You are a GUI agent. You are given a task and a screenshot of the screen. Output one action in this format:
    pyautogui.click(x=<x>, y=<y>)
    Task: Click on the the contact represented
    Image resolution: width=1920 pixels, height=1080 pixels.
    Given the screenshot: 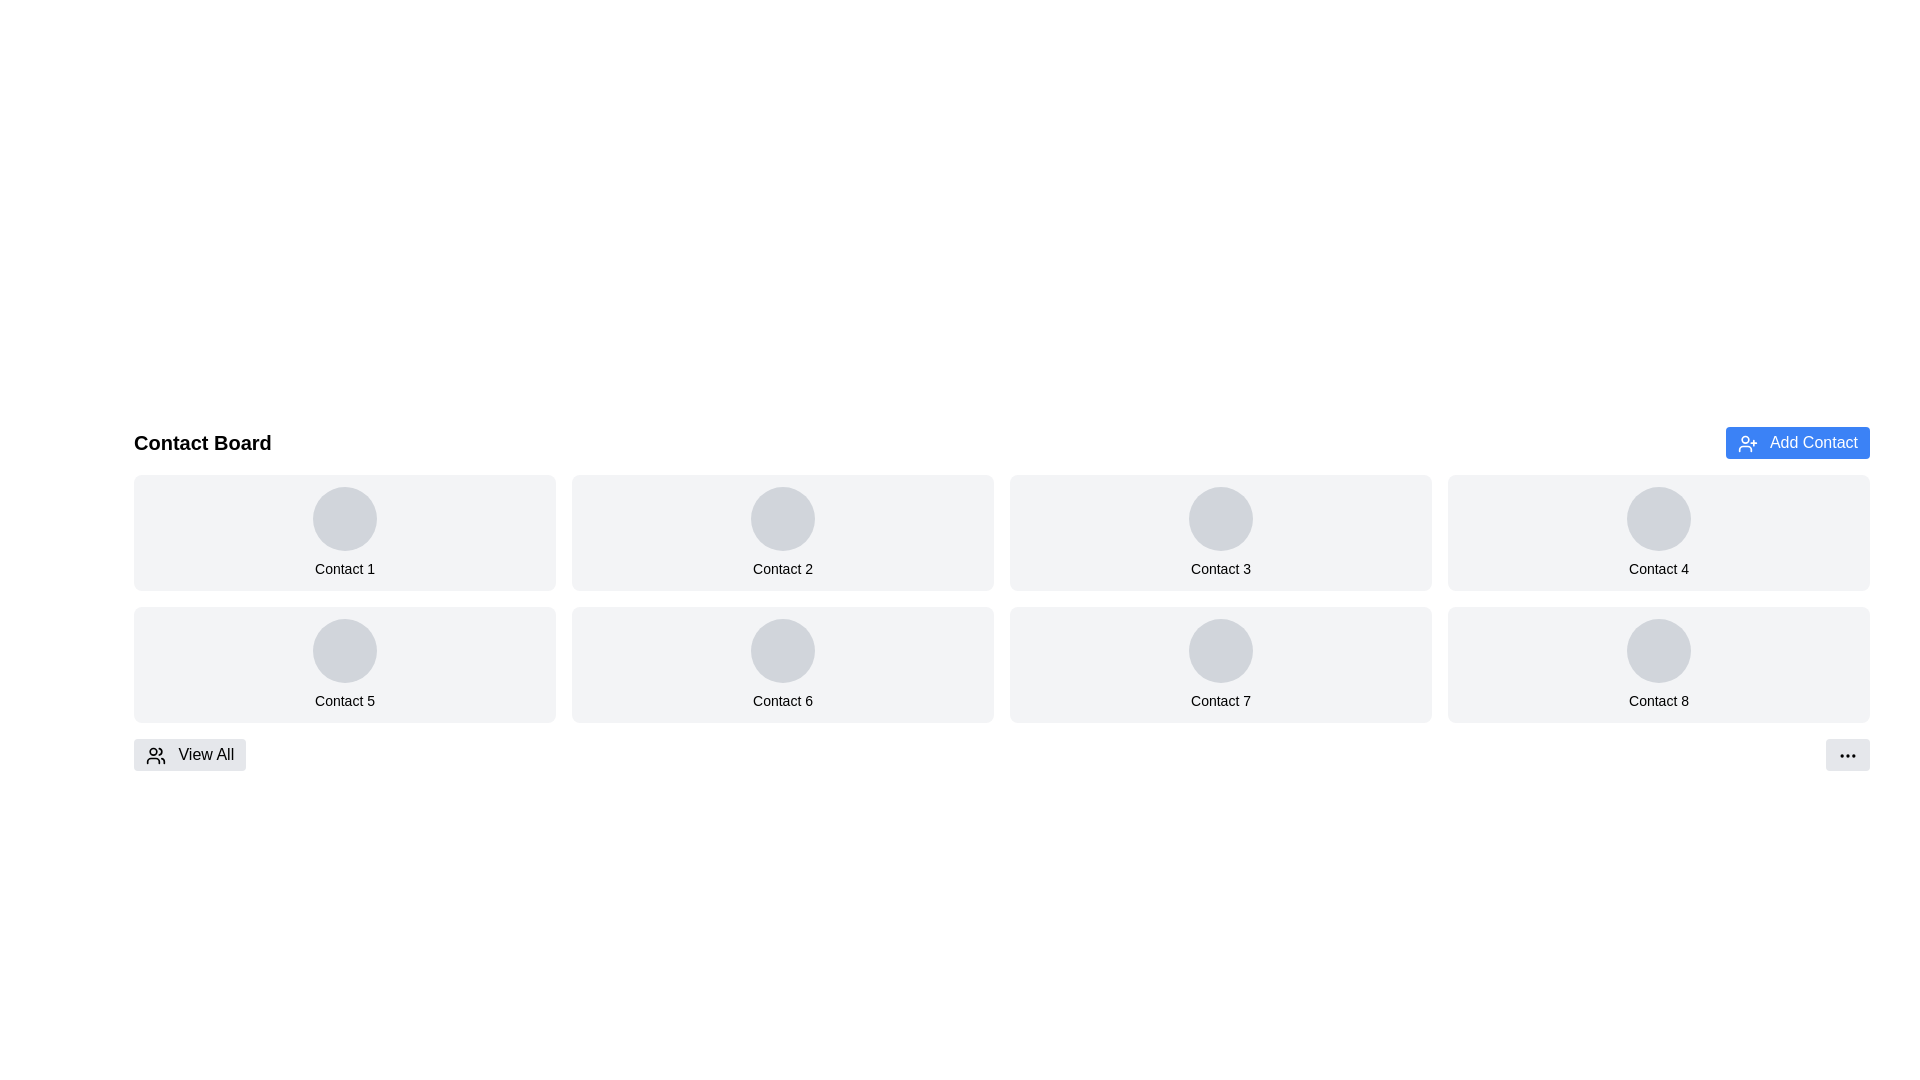 What is the action you would take?
    pyautogui.click(x=781, y=569)
    